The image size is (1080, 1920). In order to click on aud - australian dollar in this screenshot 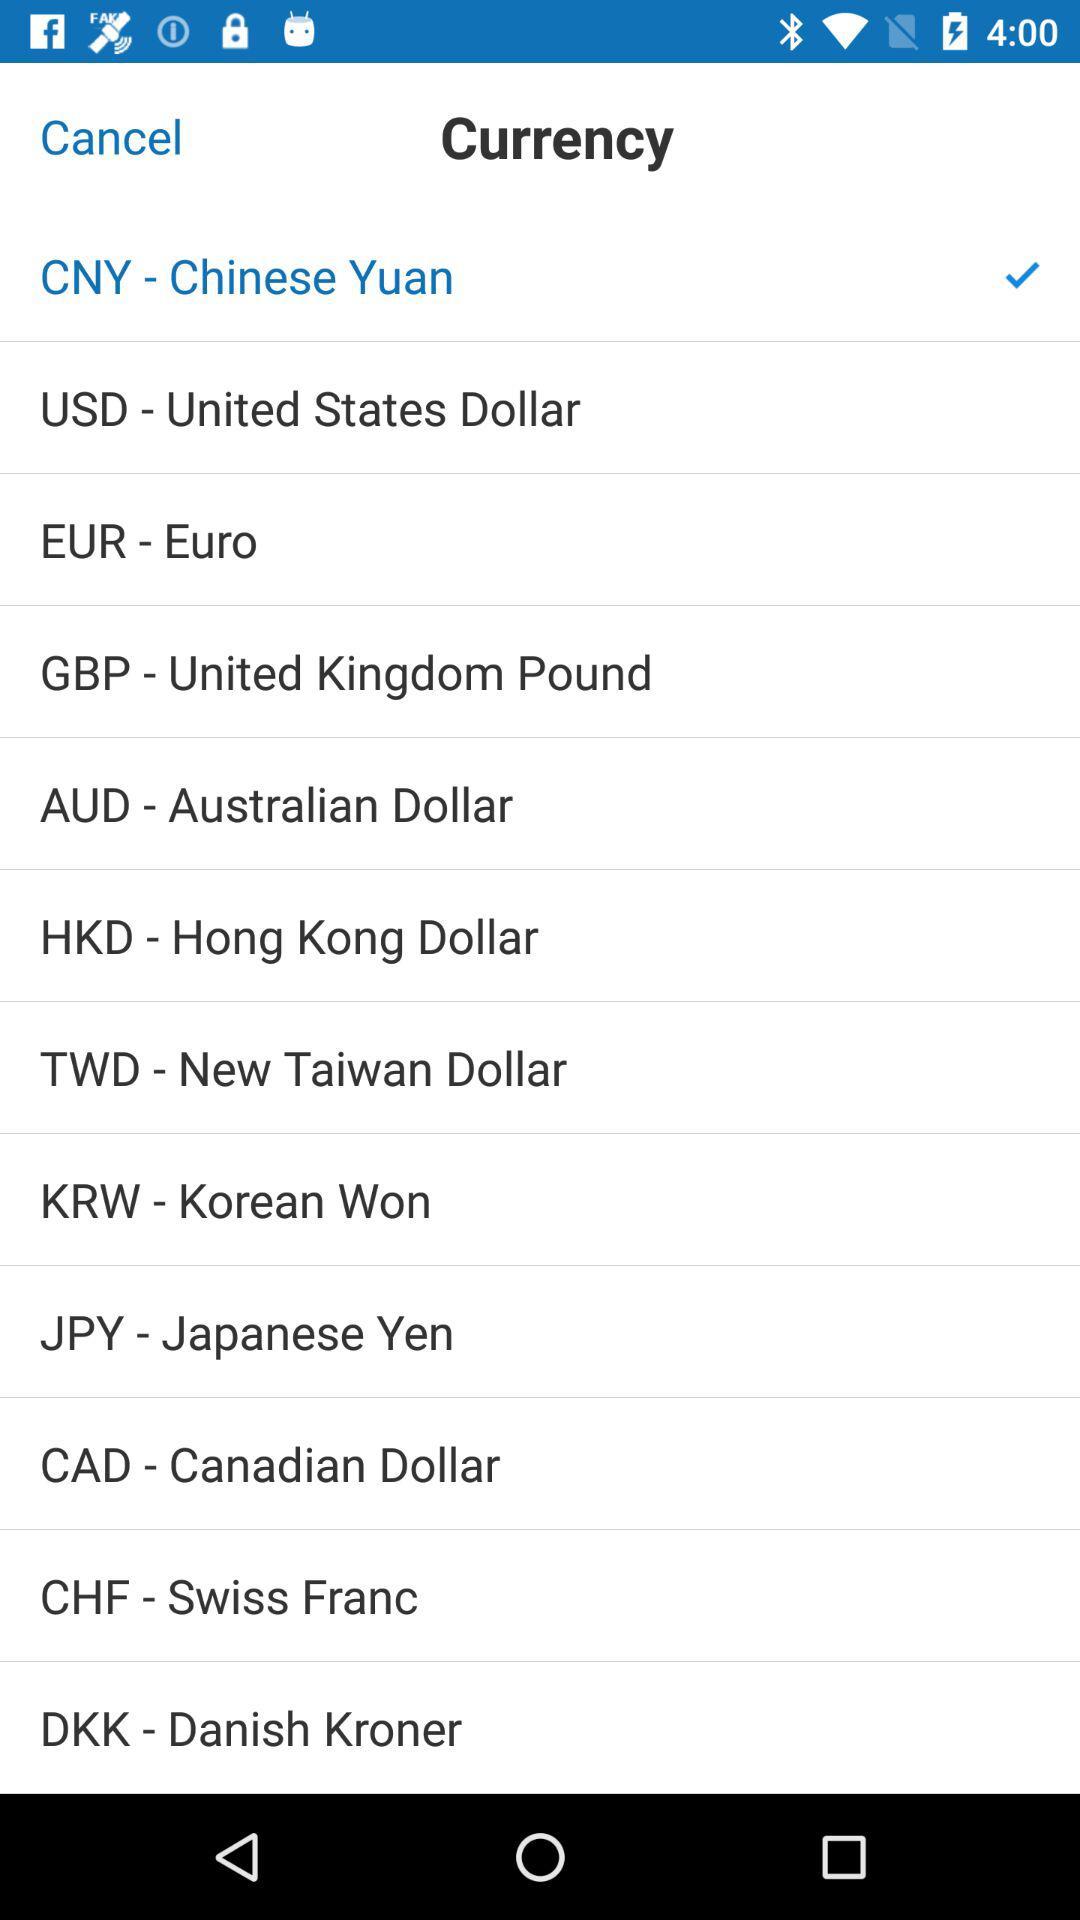, I will do `click(540, 803)`.